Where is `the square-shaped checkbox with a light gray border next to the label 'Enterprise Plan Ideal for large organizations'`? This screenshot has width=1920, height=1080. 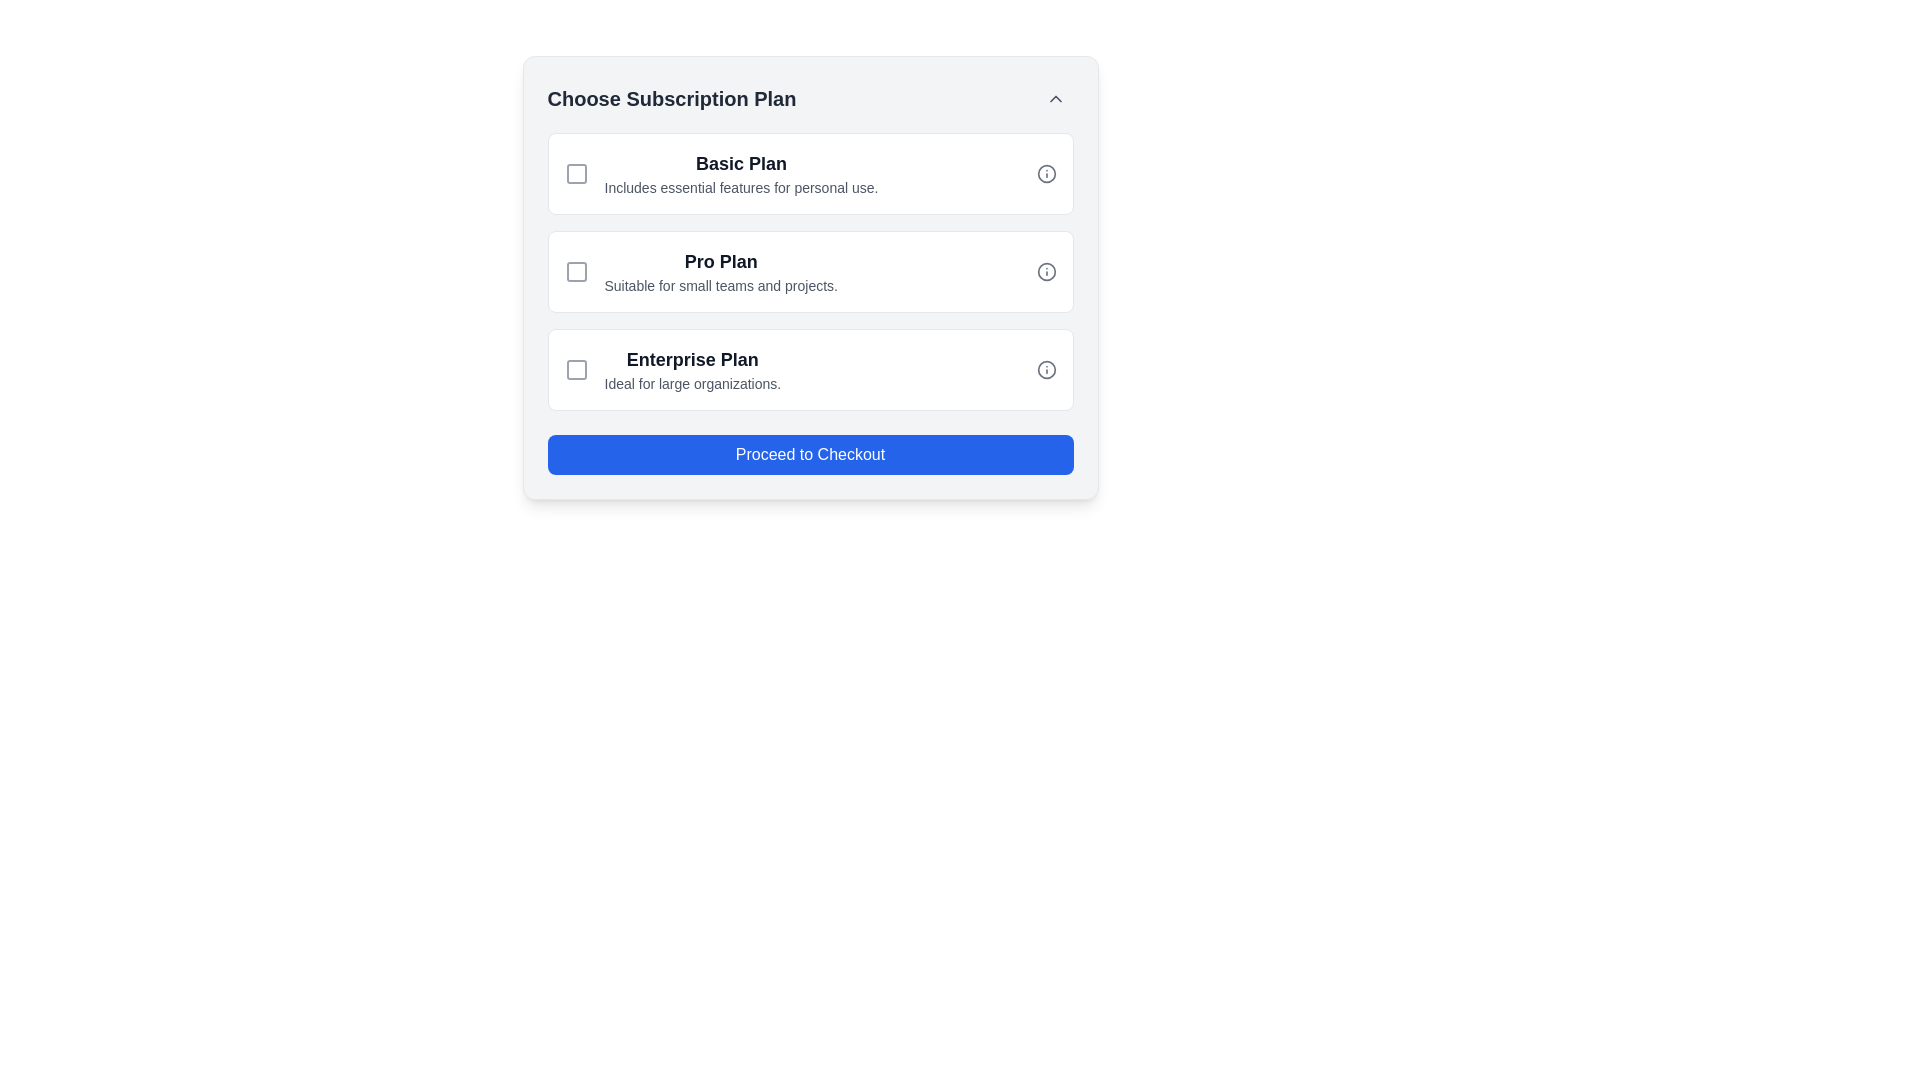
the square-shaped checkbox with a light gray border next to the label 'Enterprise Plan Ideal for large organizations' is located at coordinates (575, 370).